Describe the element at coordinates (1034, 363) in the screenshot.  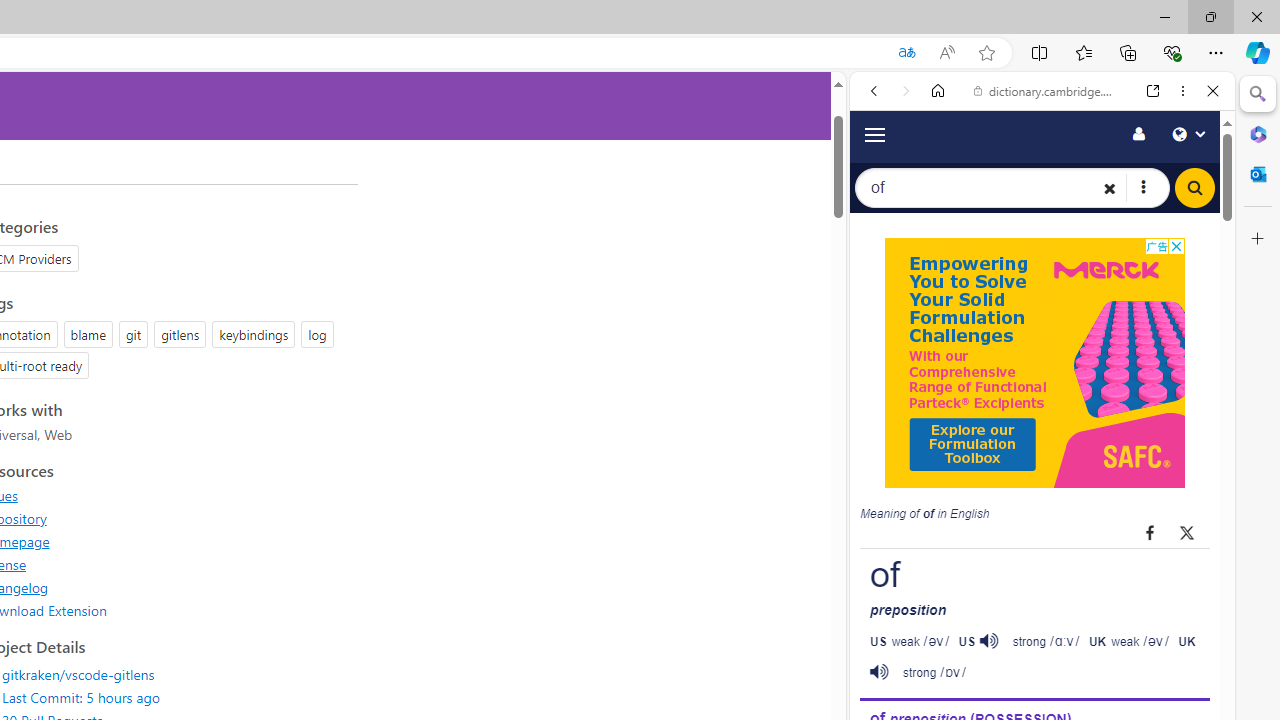
I see `'Advertisement'` at that location.